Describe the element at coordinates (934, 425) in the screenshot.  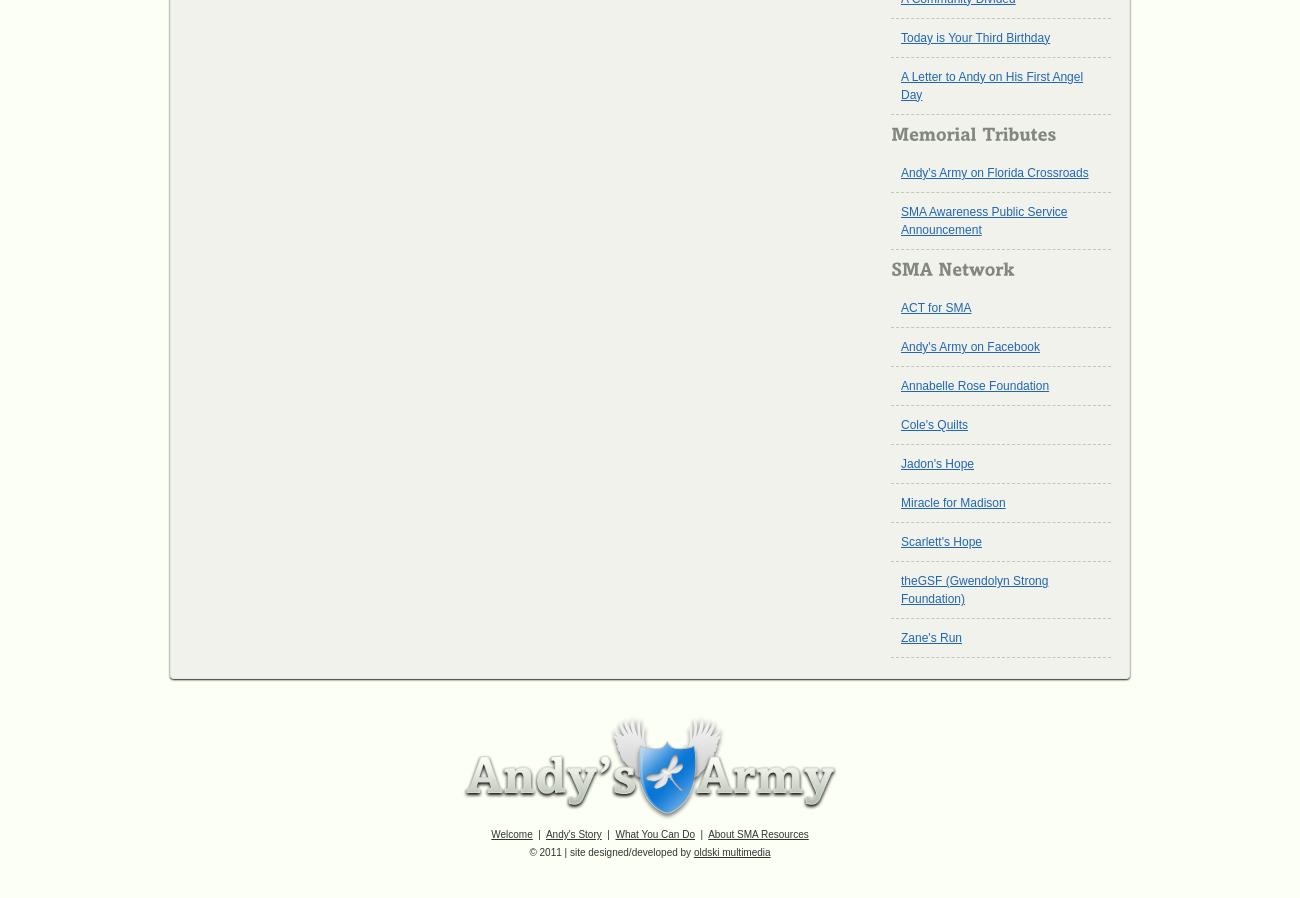
I see `'Cole's Quilts'` at that location.